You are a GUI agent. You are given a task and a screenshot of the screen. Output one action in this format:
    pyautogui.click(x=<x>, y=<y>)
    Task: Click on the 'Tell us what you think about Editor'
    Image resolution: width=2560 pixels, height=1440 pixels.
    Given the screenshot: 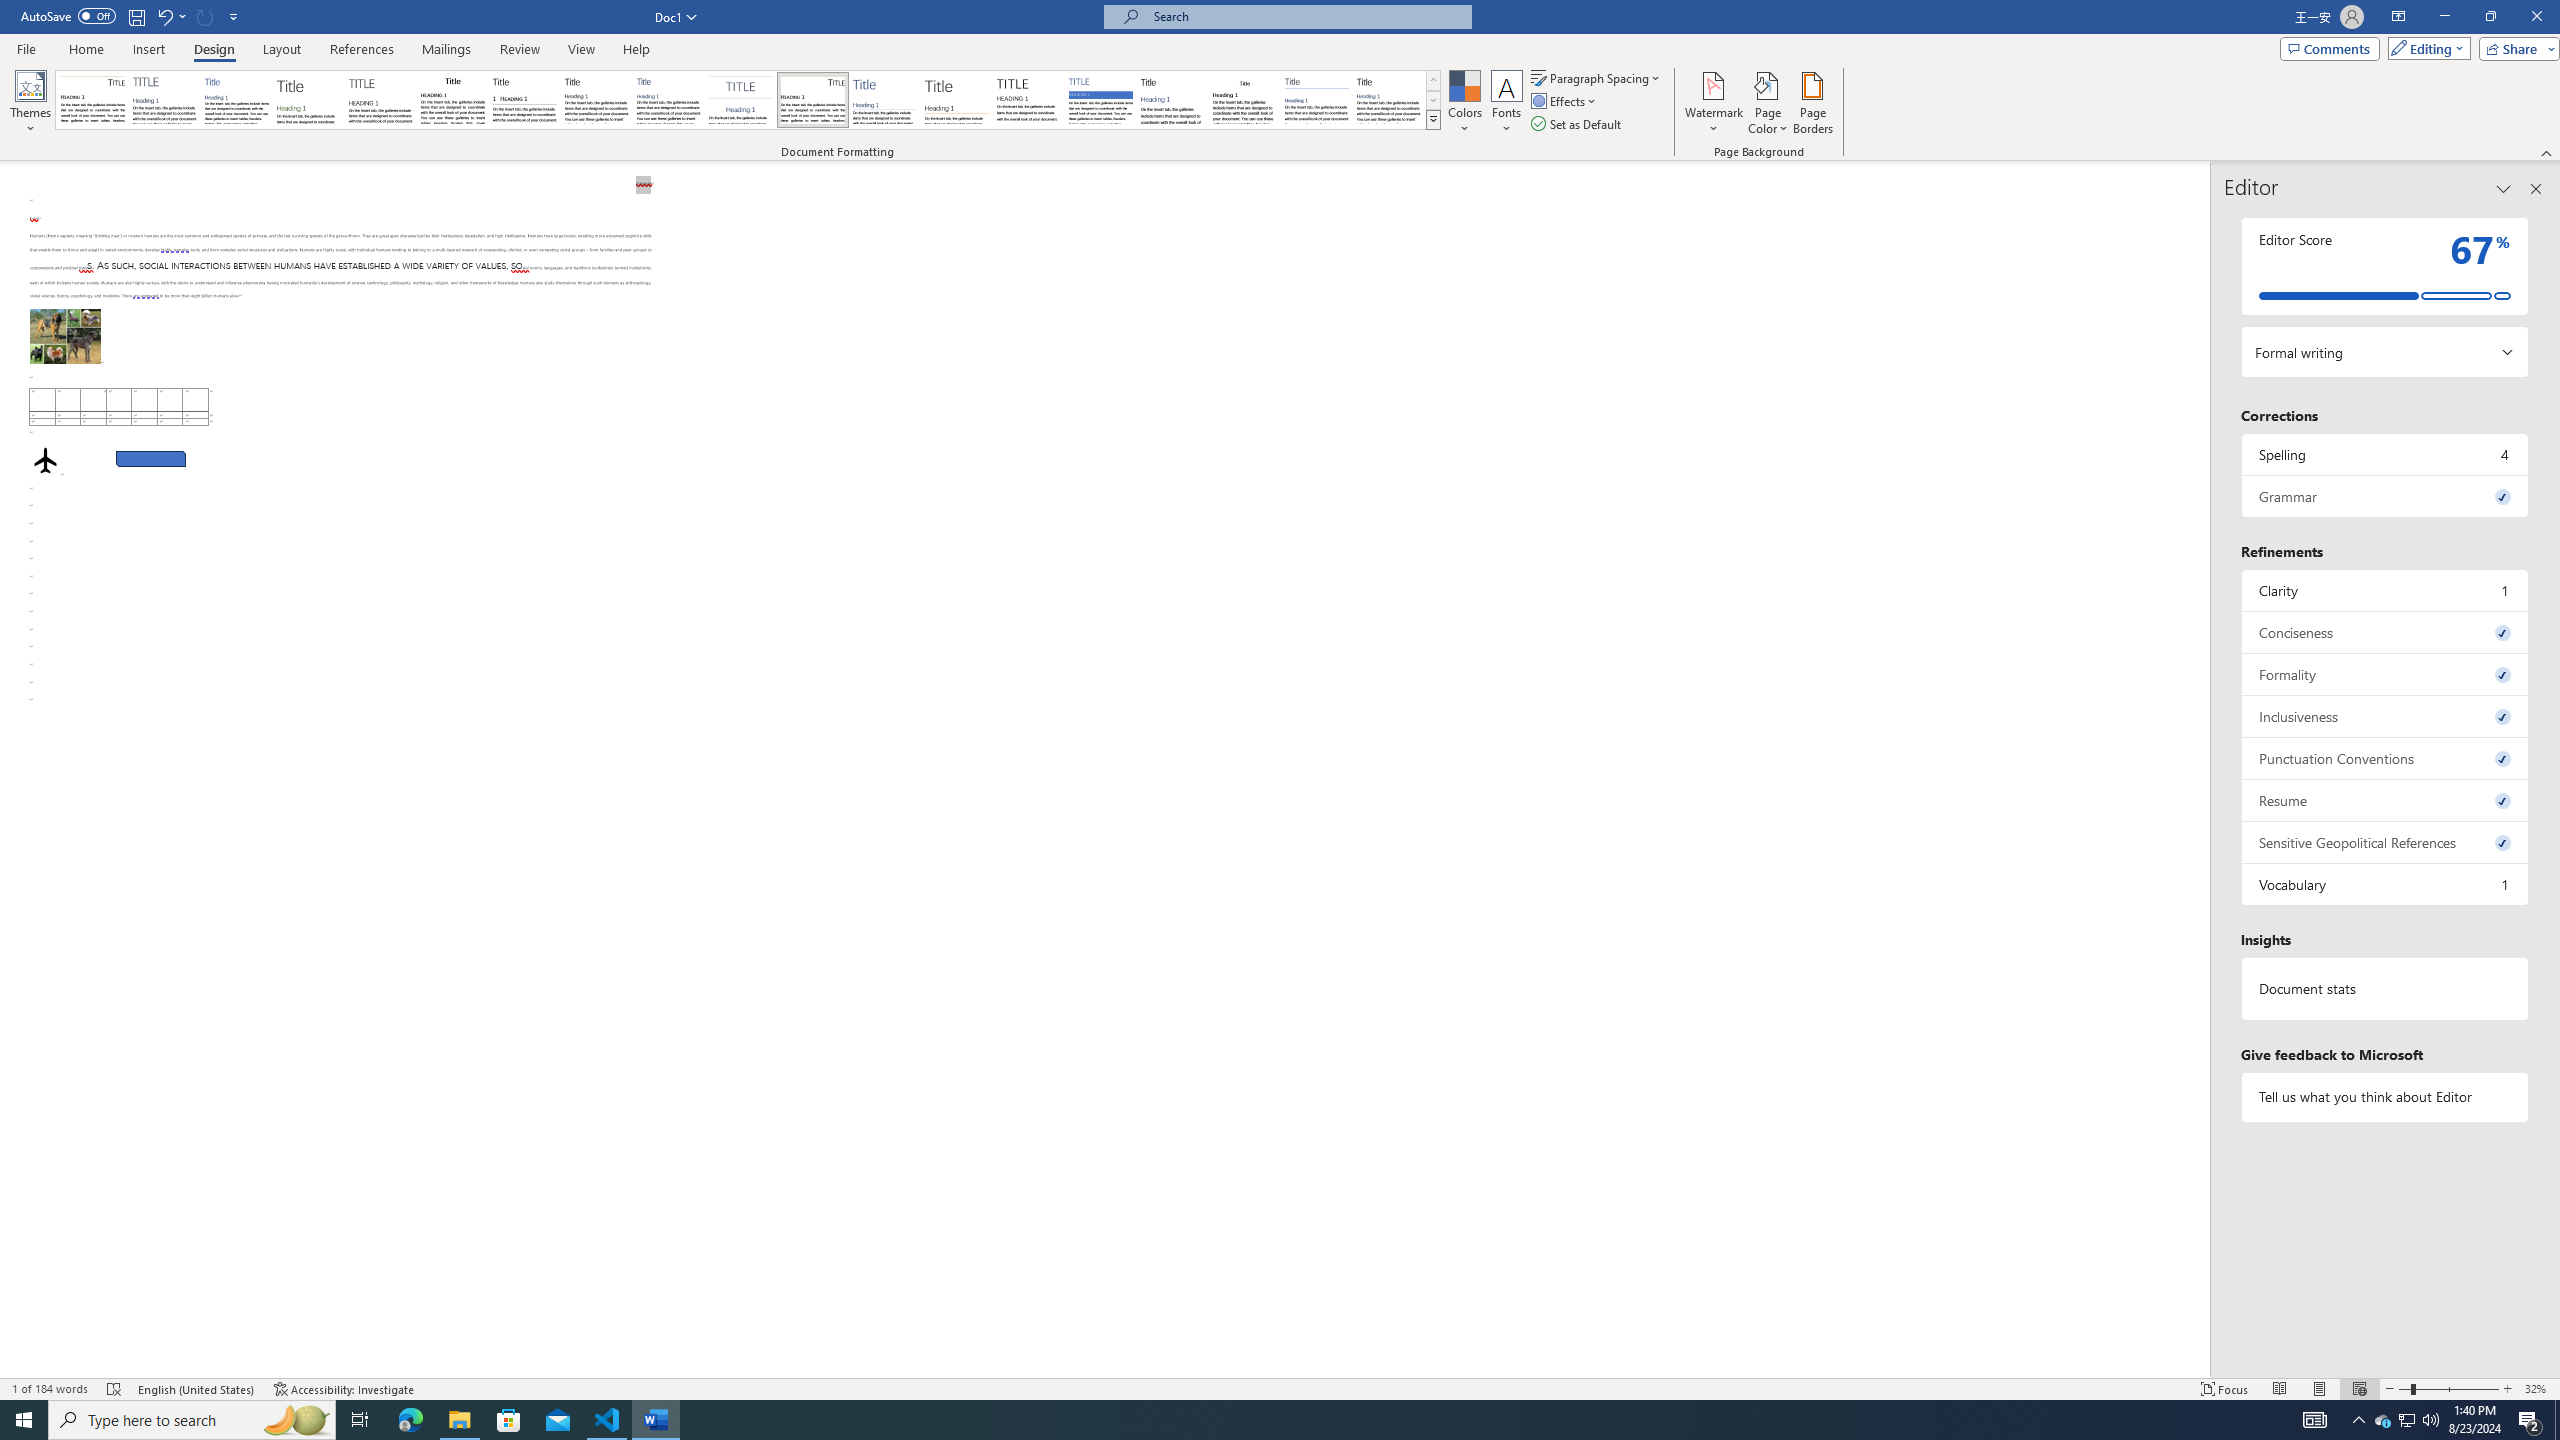 What is the action you would take?
    pyautogui.click(x=2384, y=1096)
    